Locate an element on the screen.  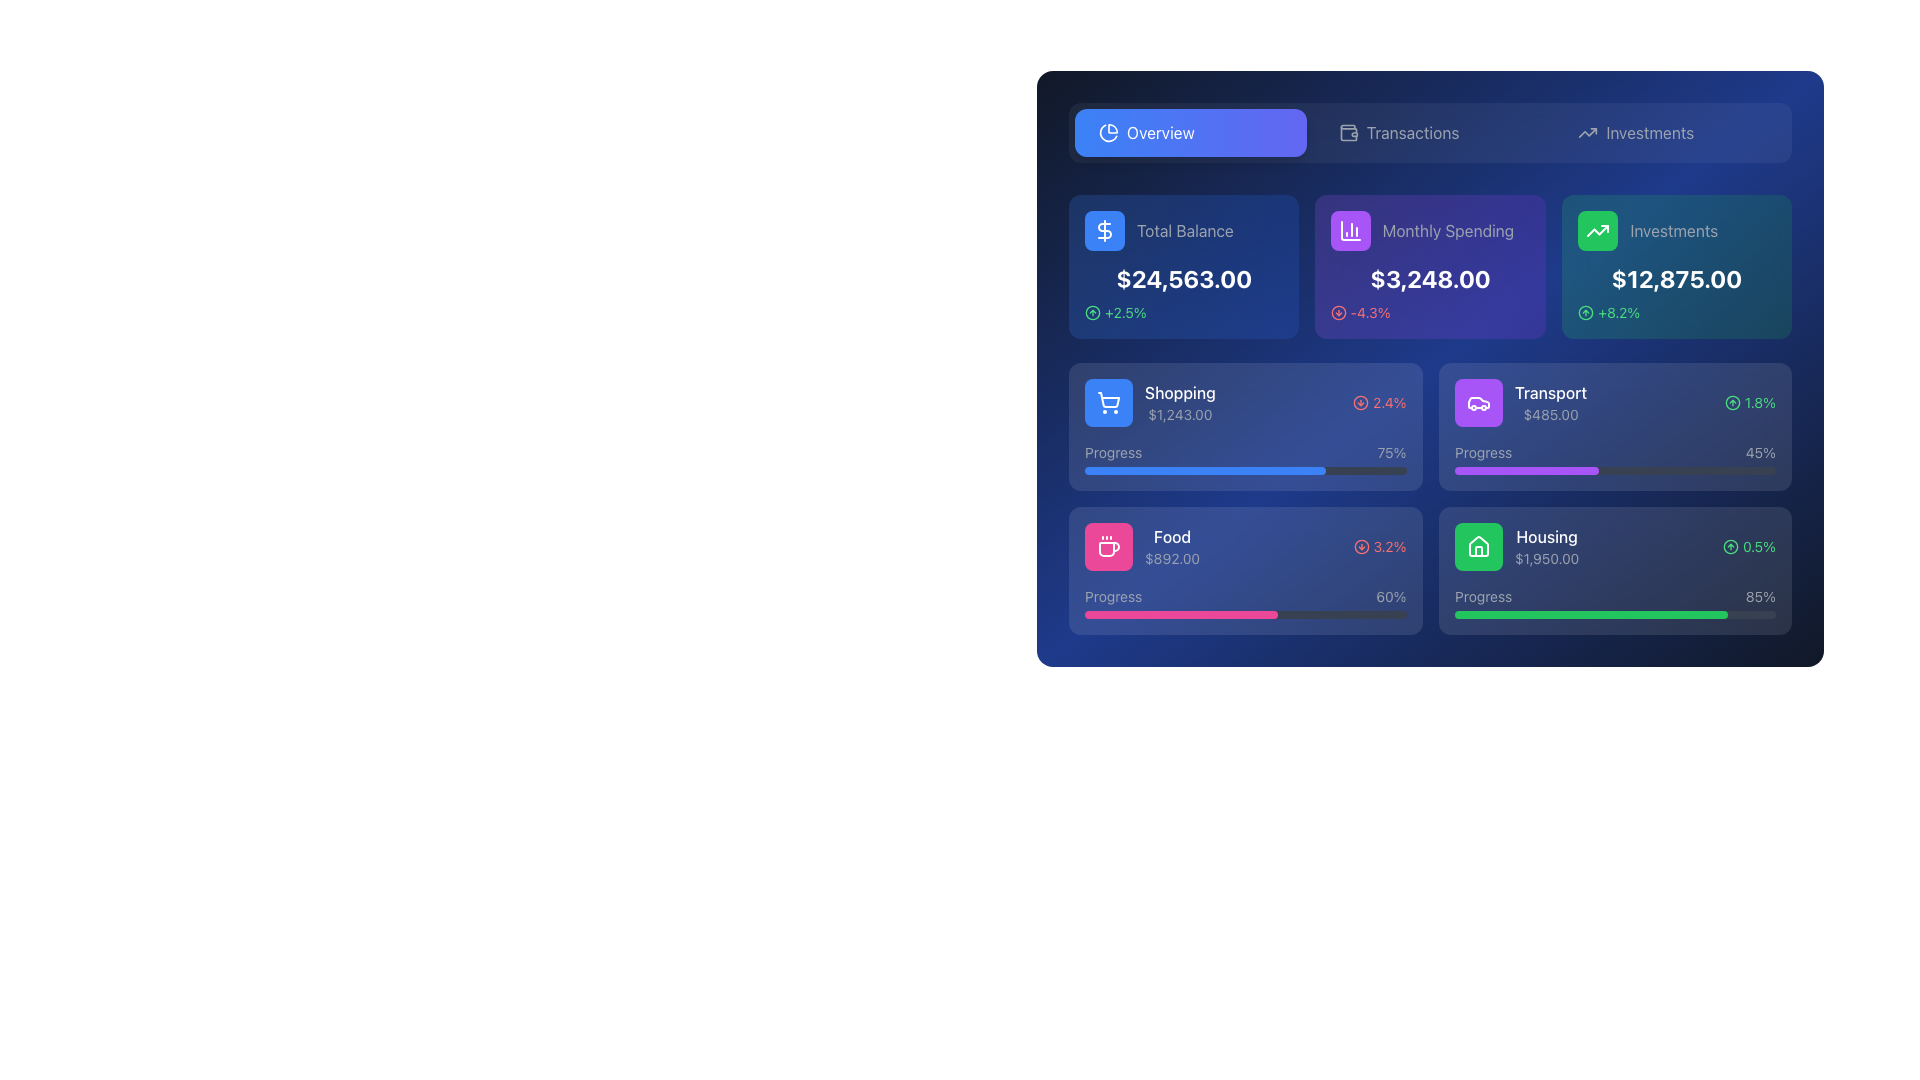
the wallet outline icon located to the immediate left of the 'Transactions' text in the header section of the second tab in the navigation bar is located at coordinates (1348, 132).